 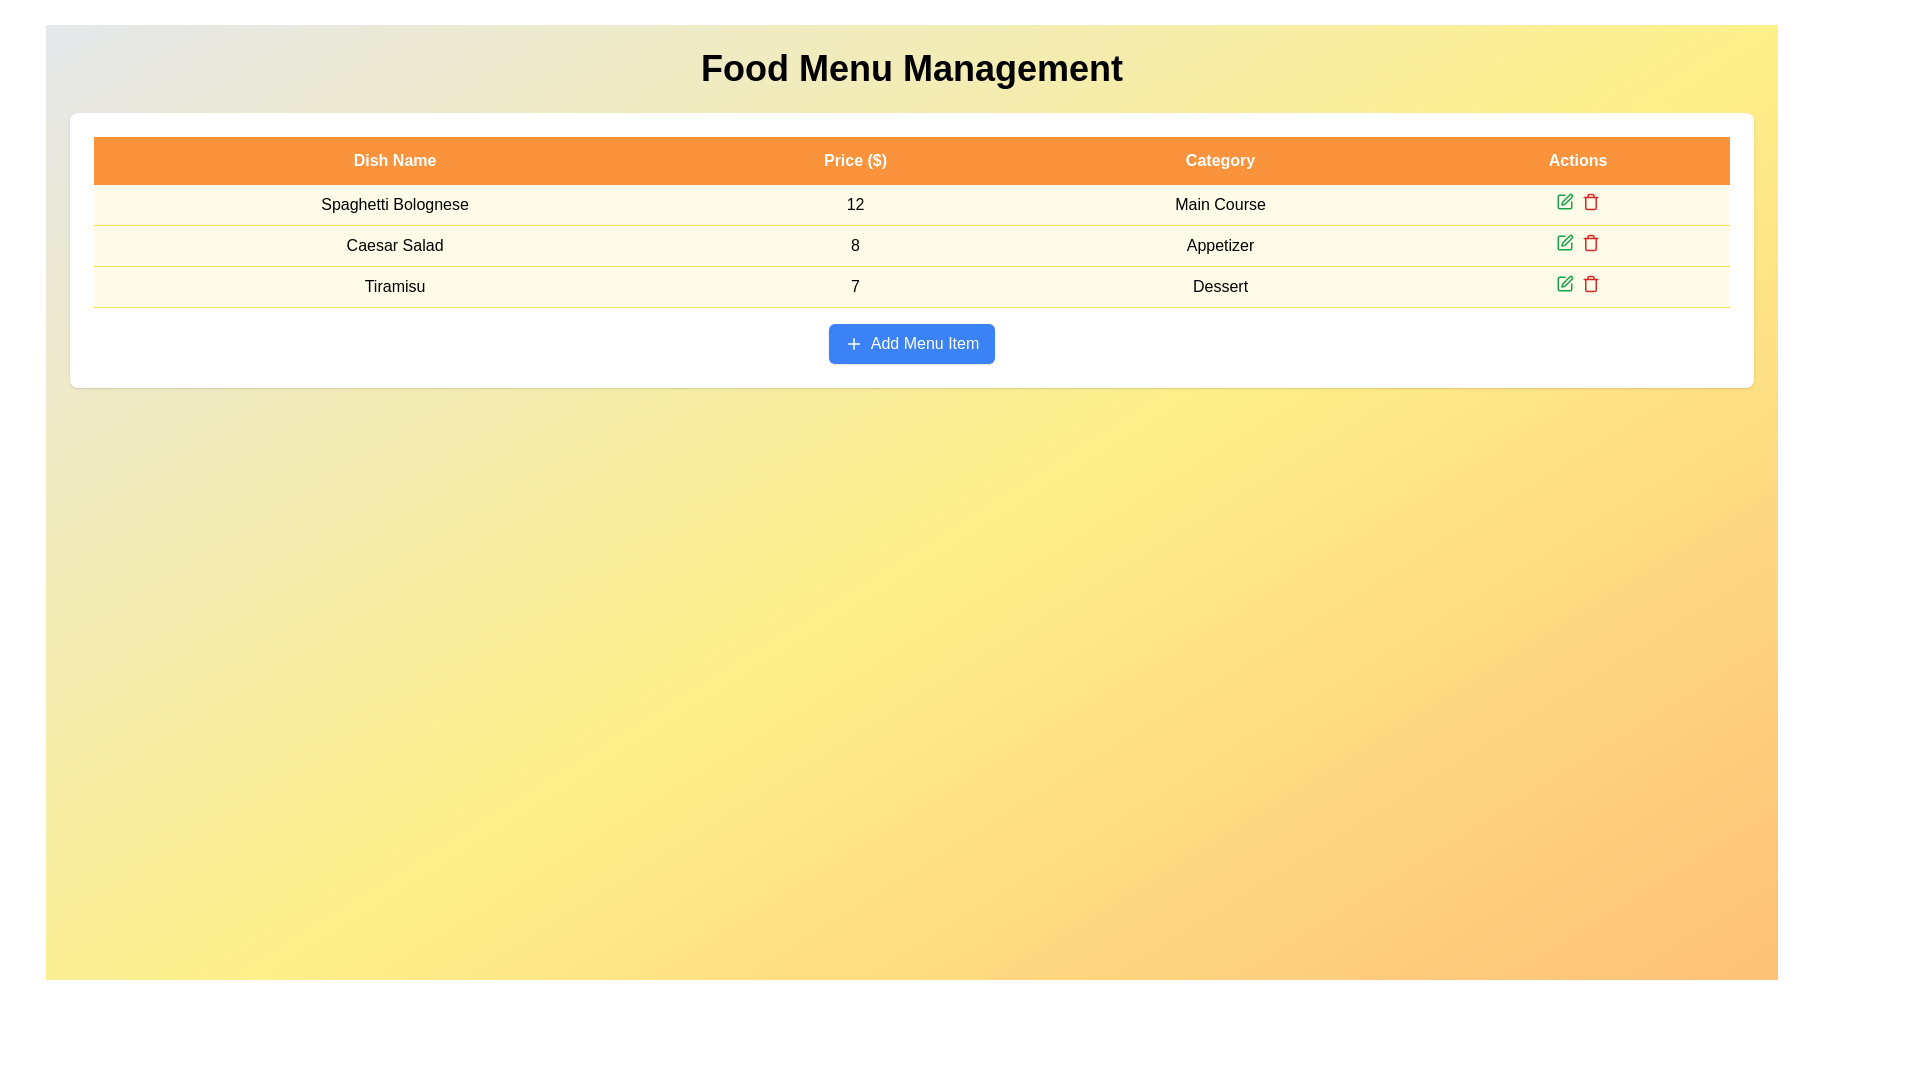 I want to click on the edit icon button located in the 'Actions' column of the first row in the table, so click(x=1563, y=201).